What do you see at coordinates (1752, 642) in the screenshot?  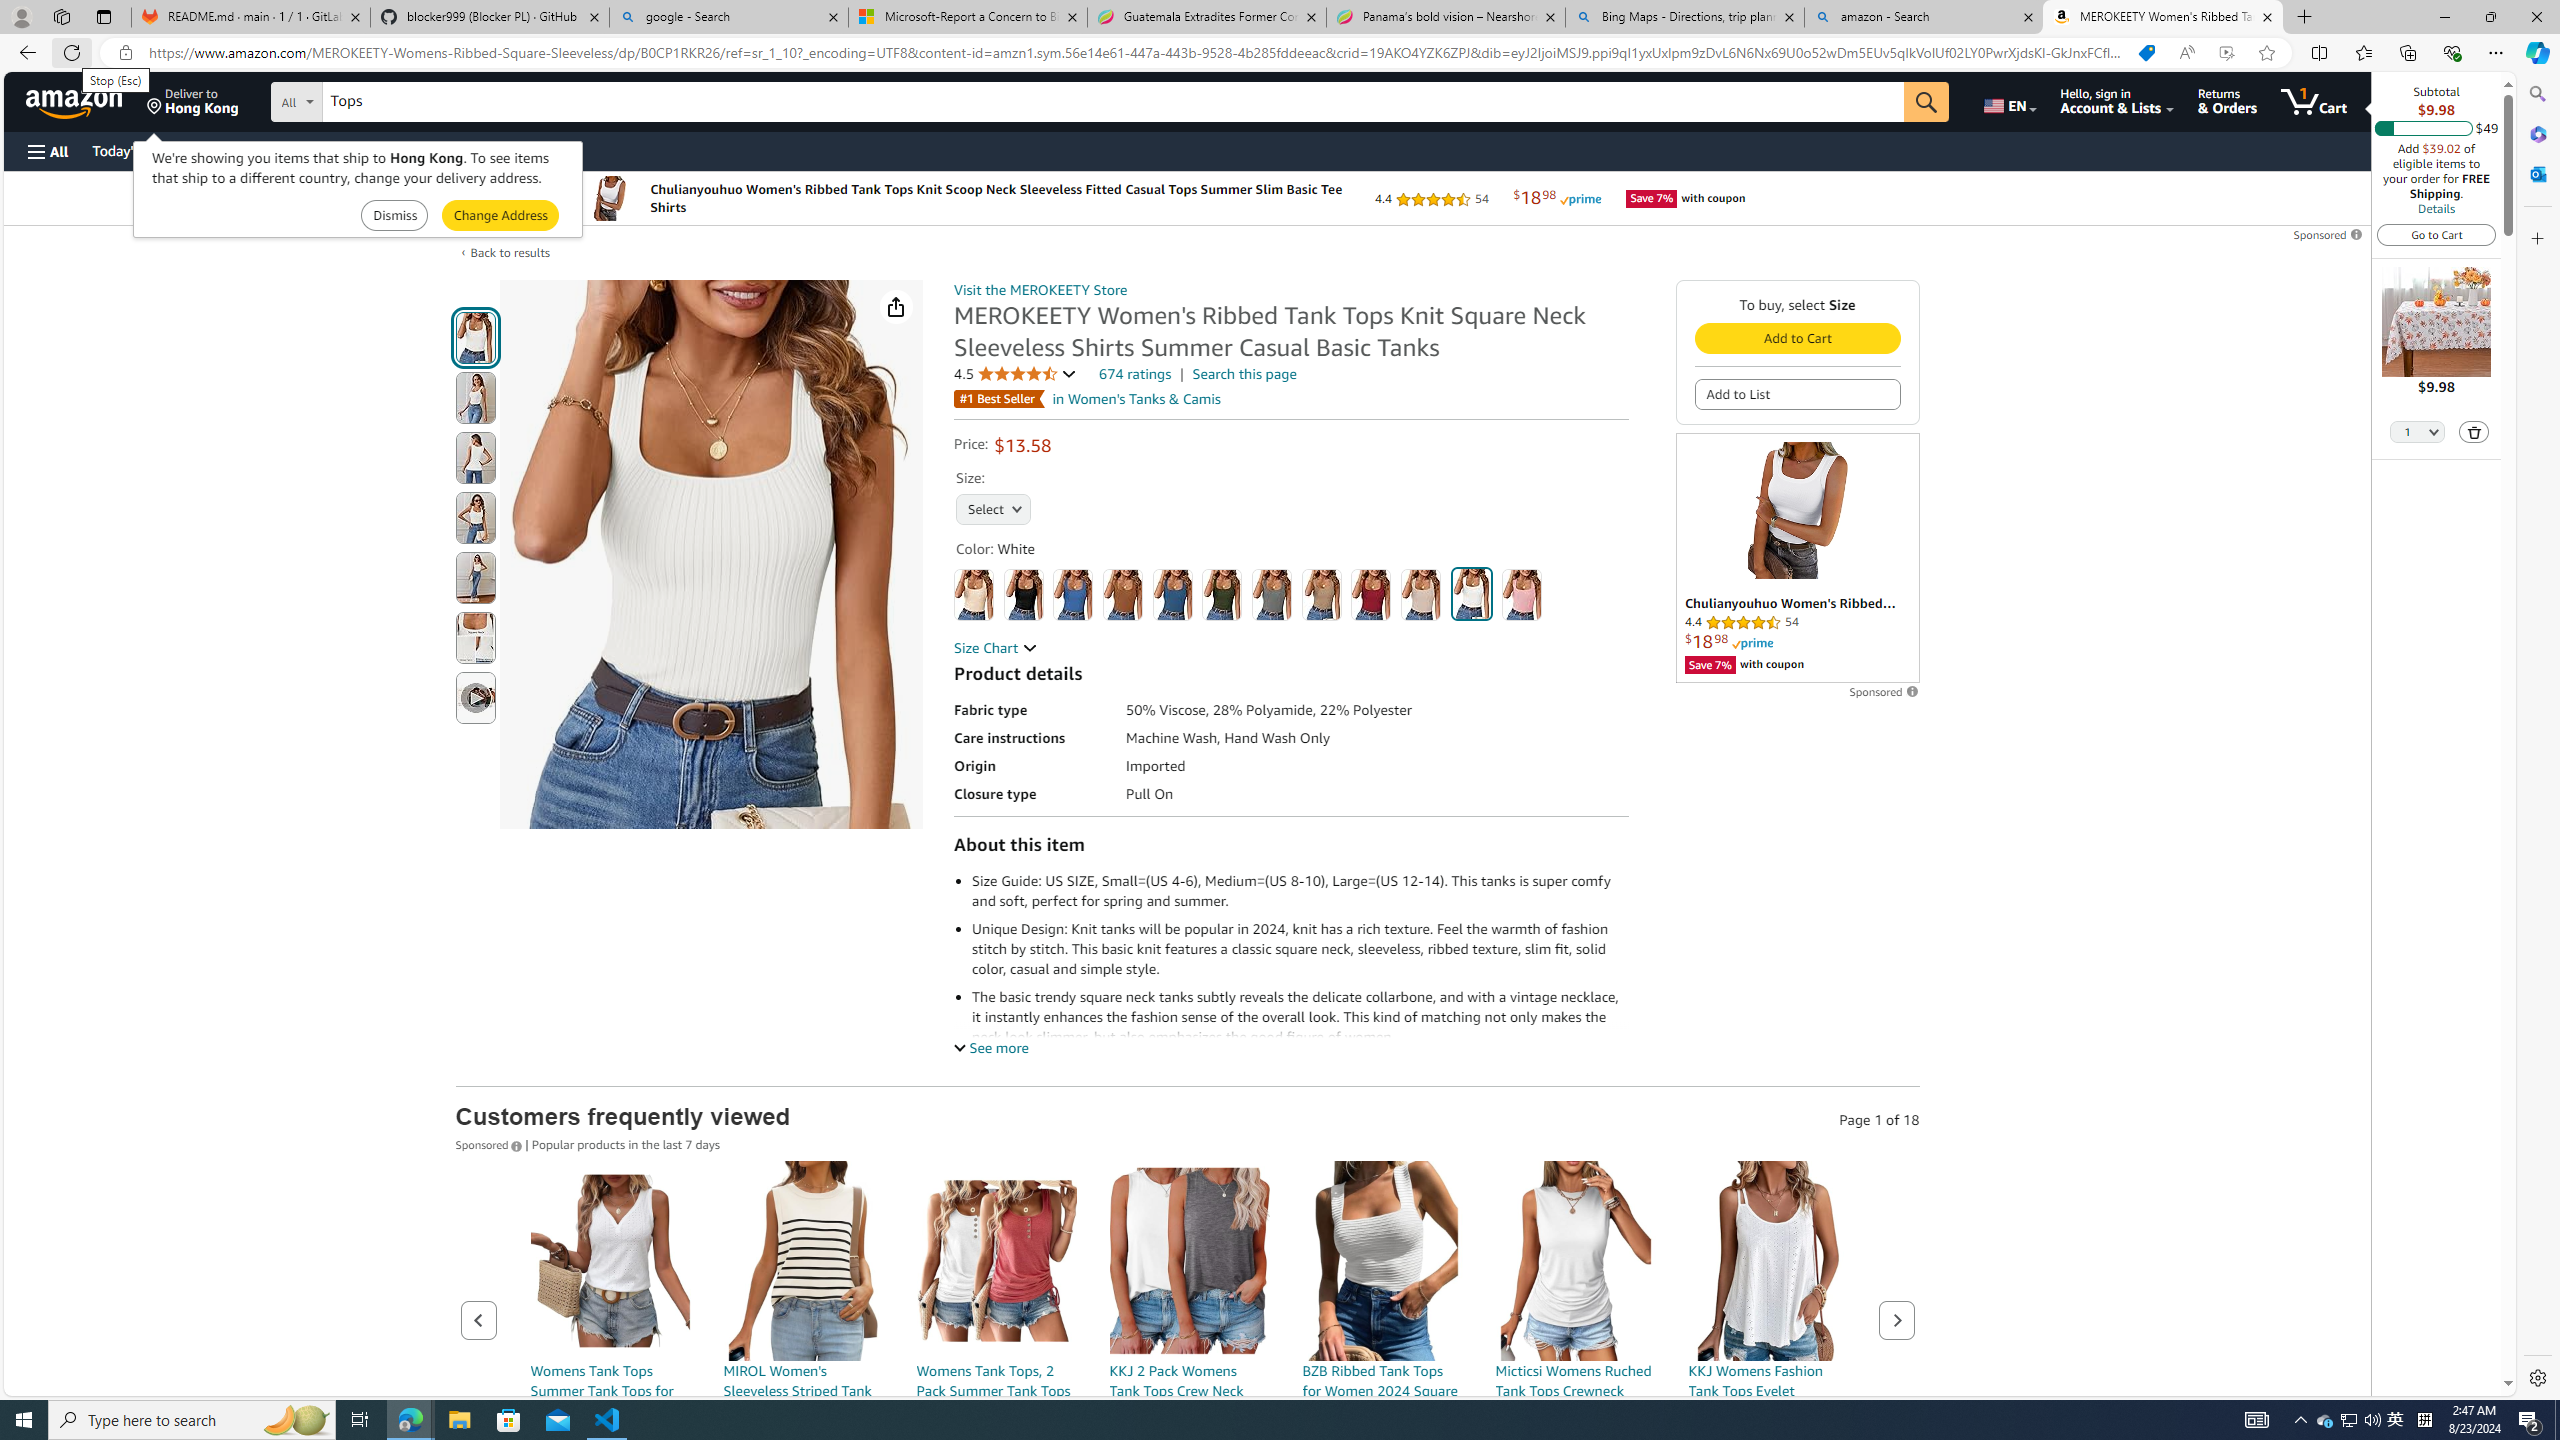 I see `'Prime'` at bounding box center [1752, 642].